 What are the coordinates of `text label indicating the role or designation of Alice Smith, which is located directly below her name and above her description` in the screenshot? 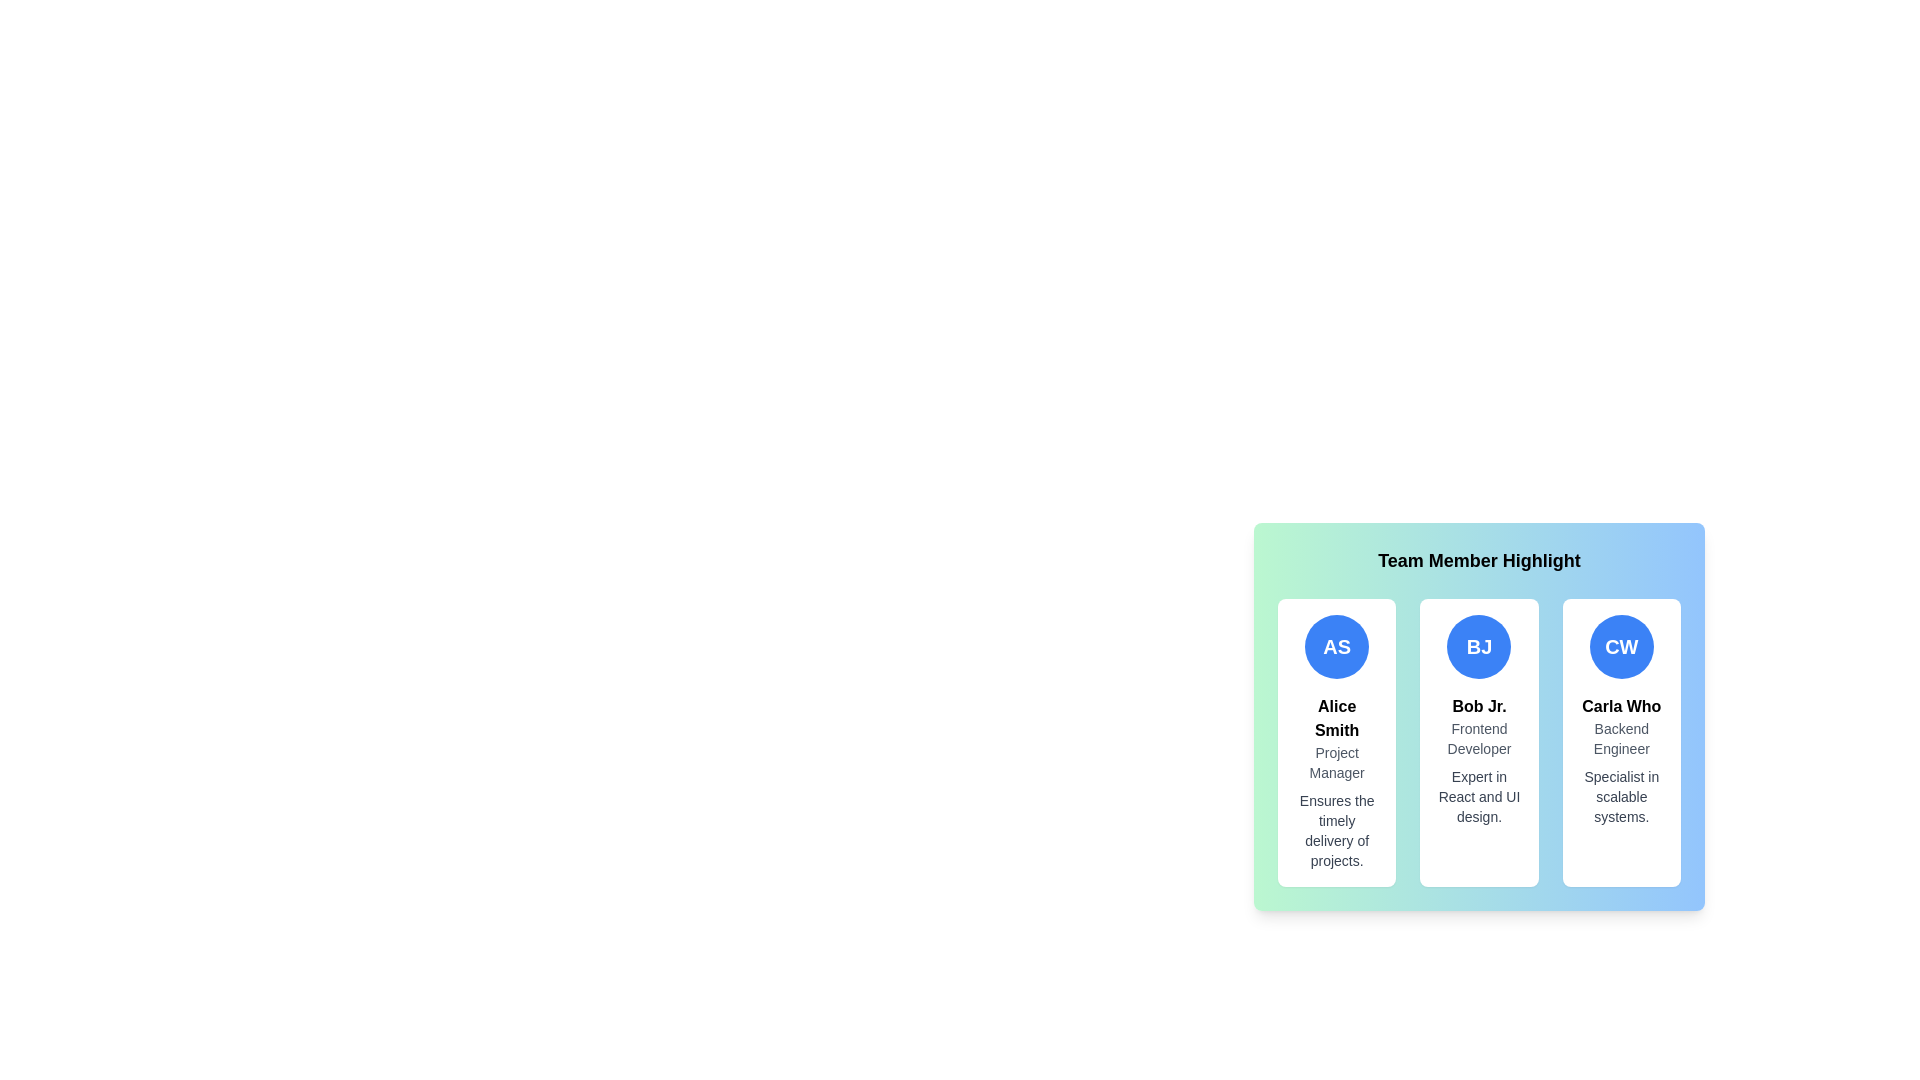 It's located at (1337, 763).